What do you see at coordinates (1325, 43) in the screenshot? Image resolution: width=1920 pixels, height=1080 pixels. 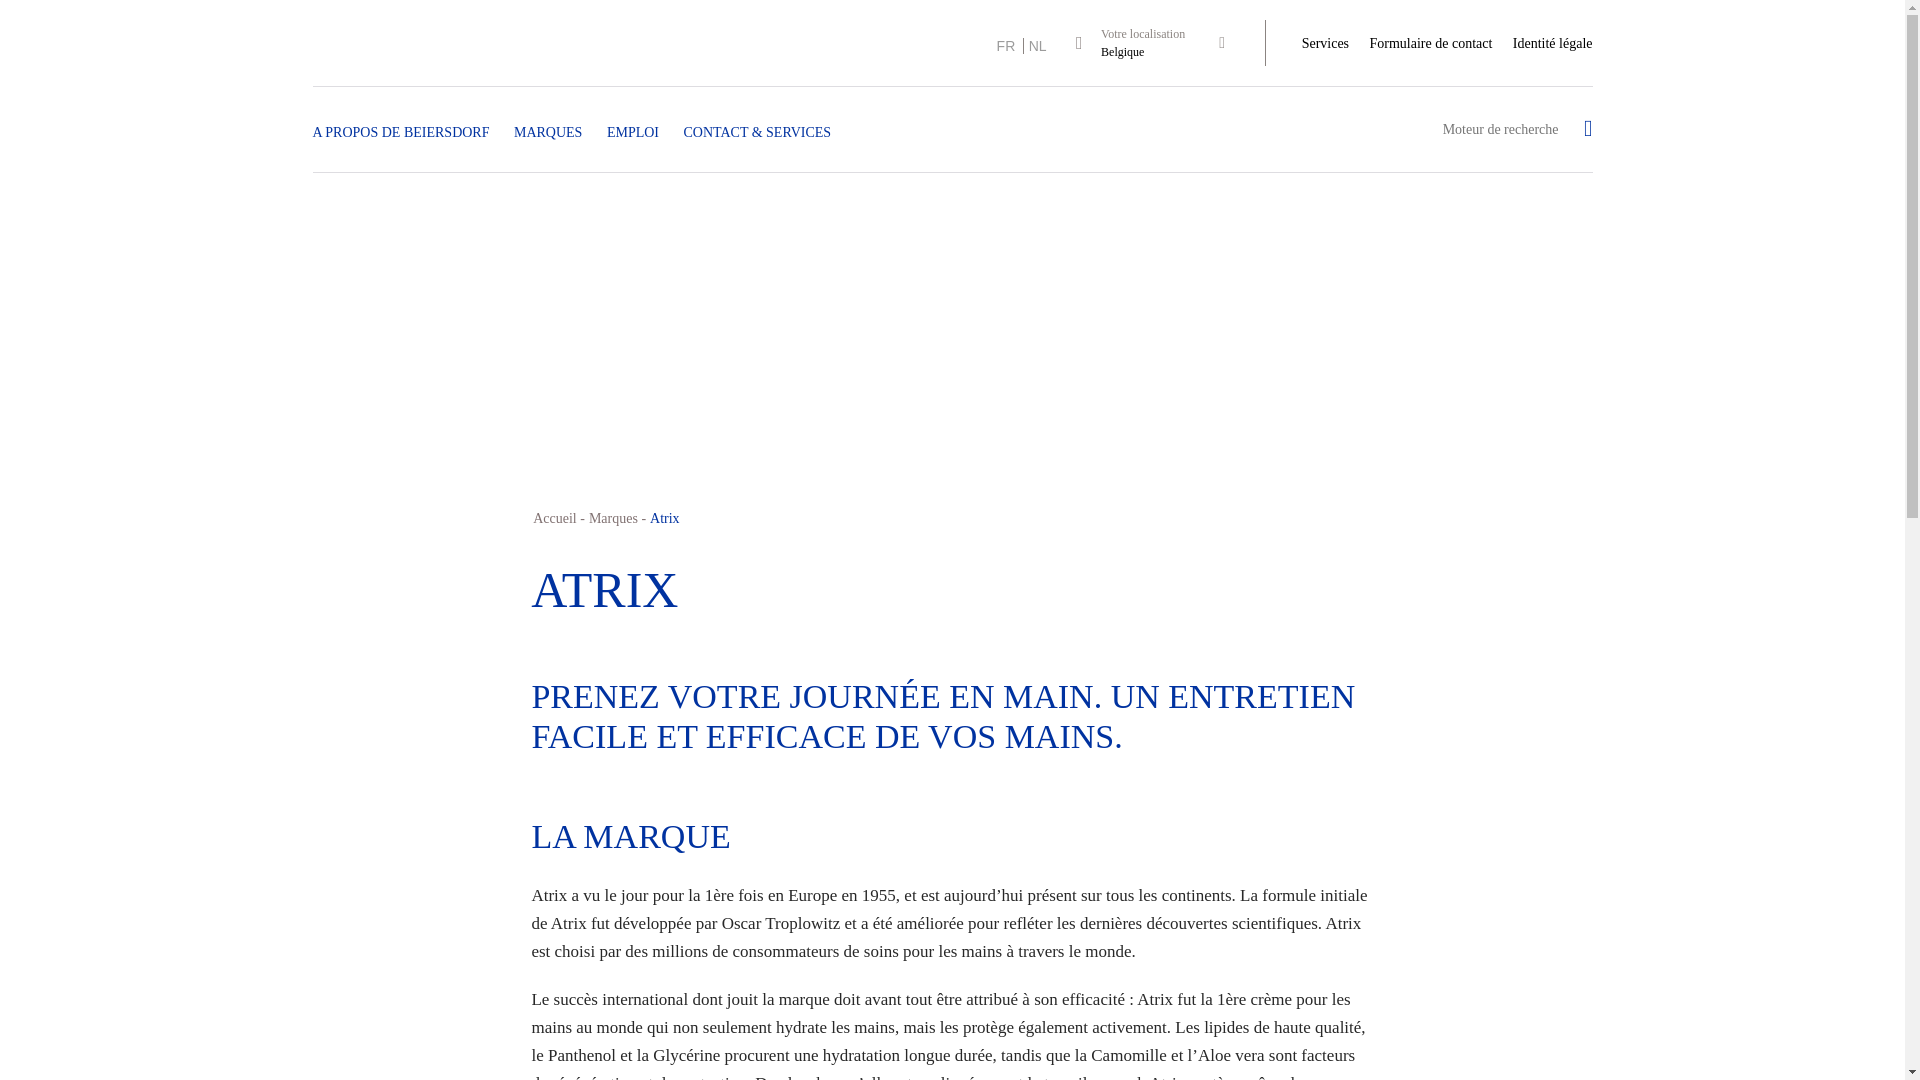 I see `'Services'` at bounding box center [1325, 43].